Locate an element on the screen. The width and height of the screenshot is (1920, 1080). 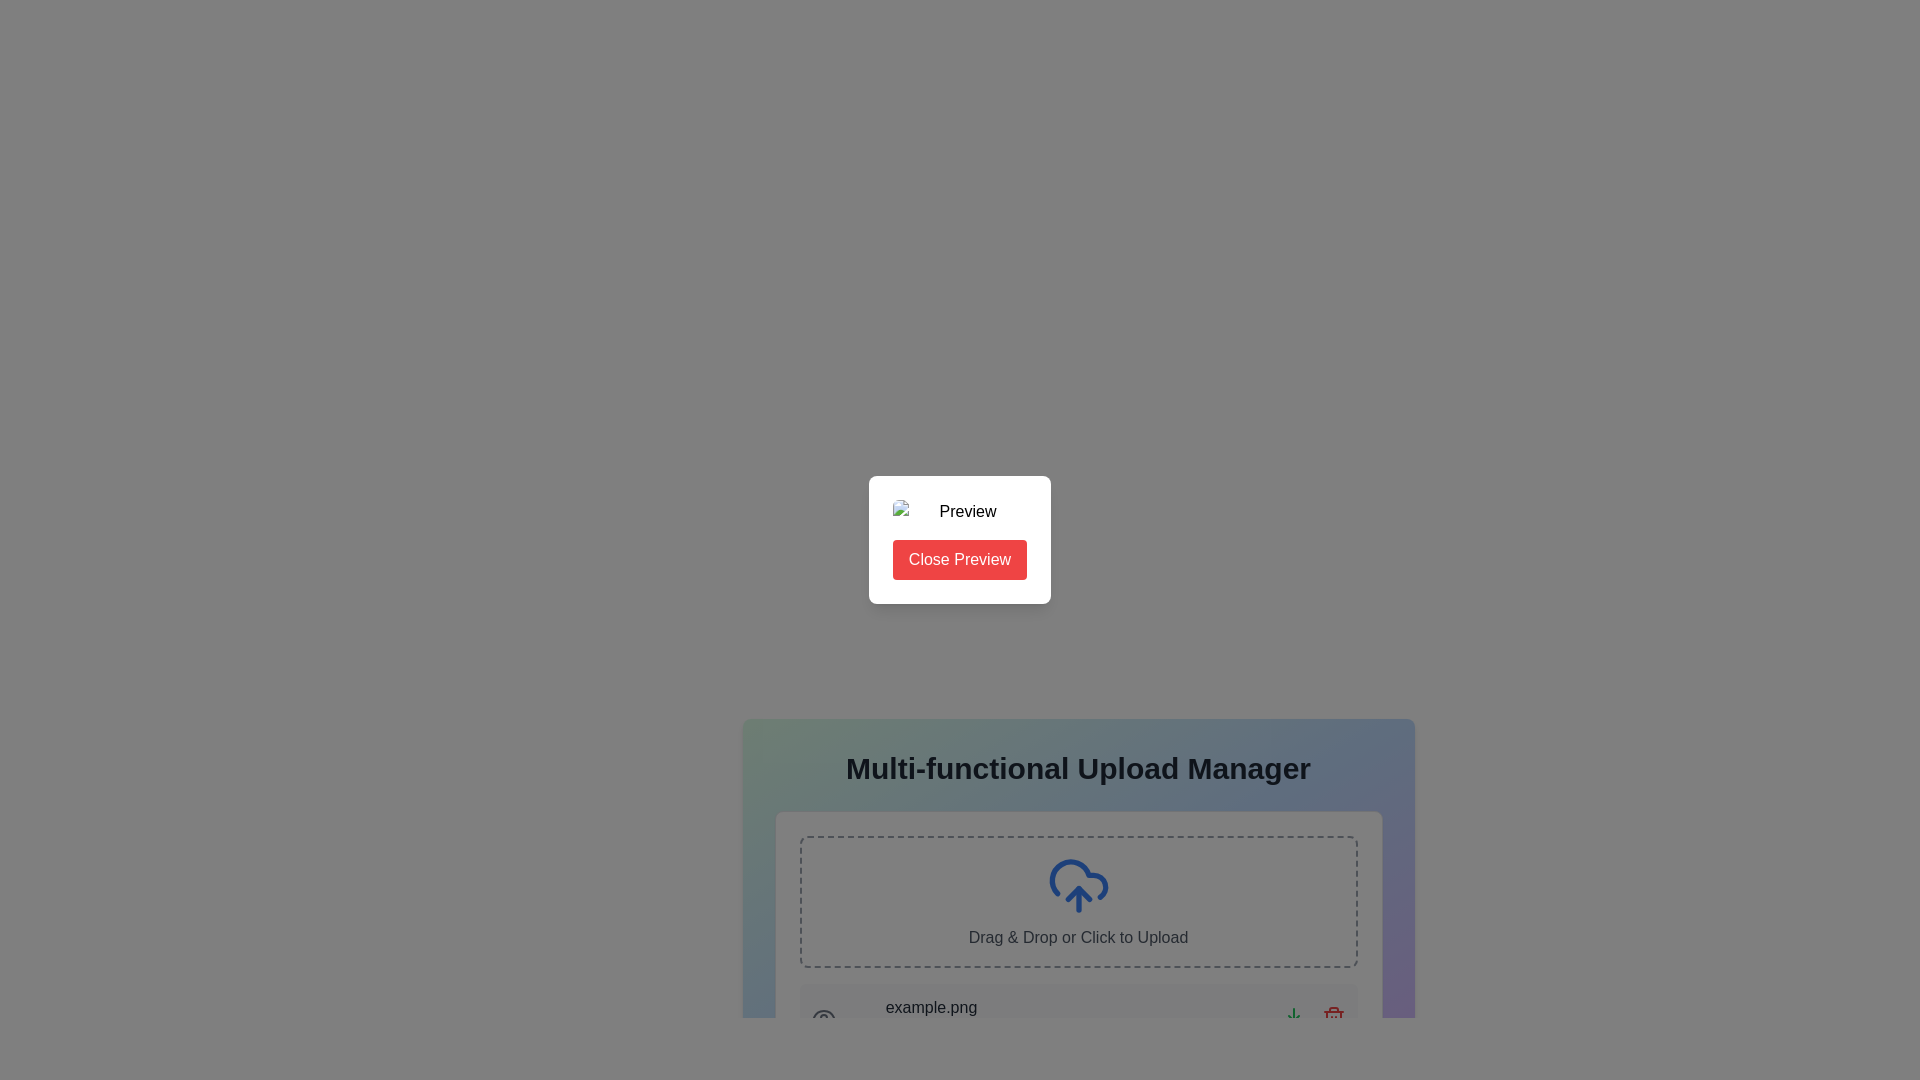
the green download icon shaped like a downward-facing arrow is located at coordinates (1293, 1018).